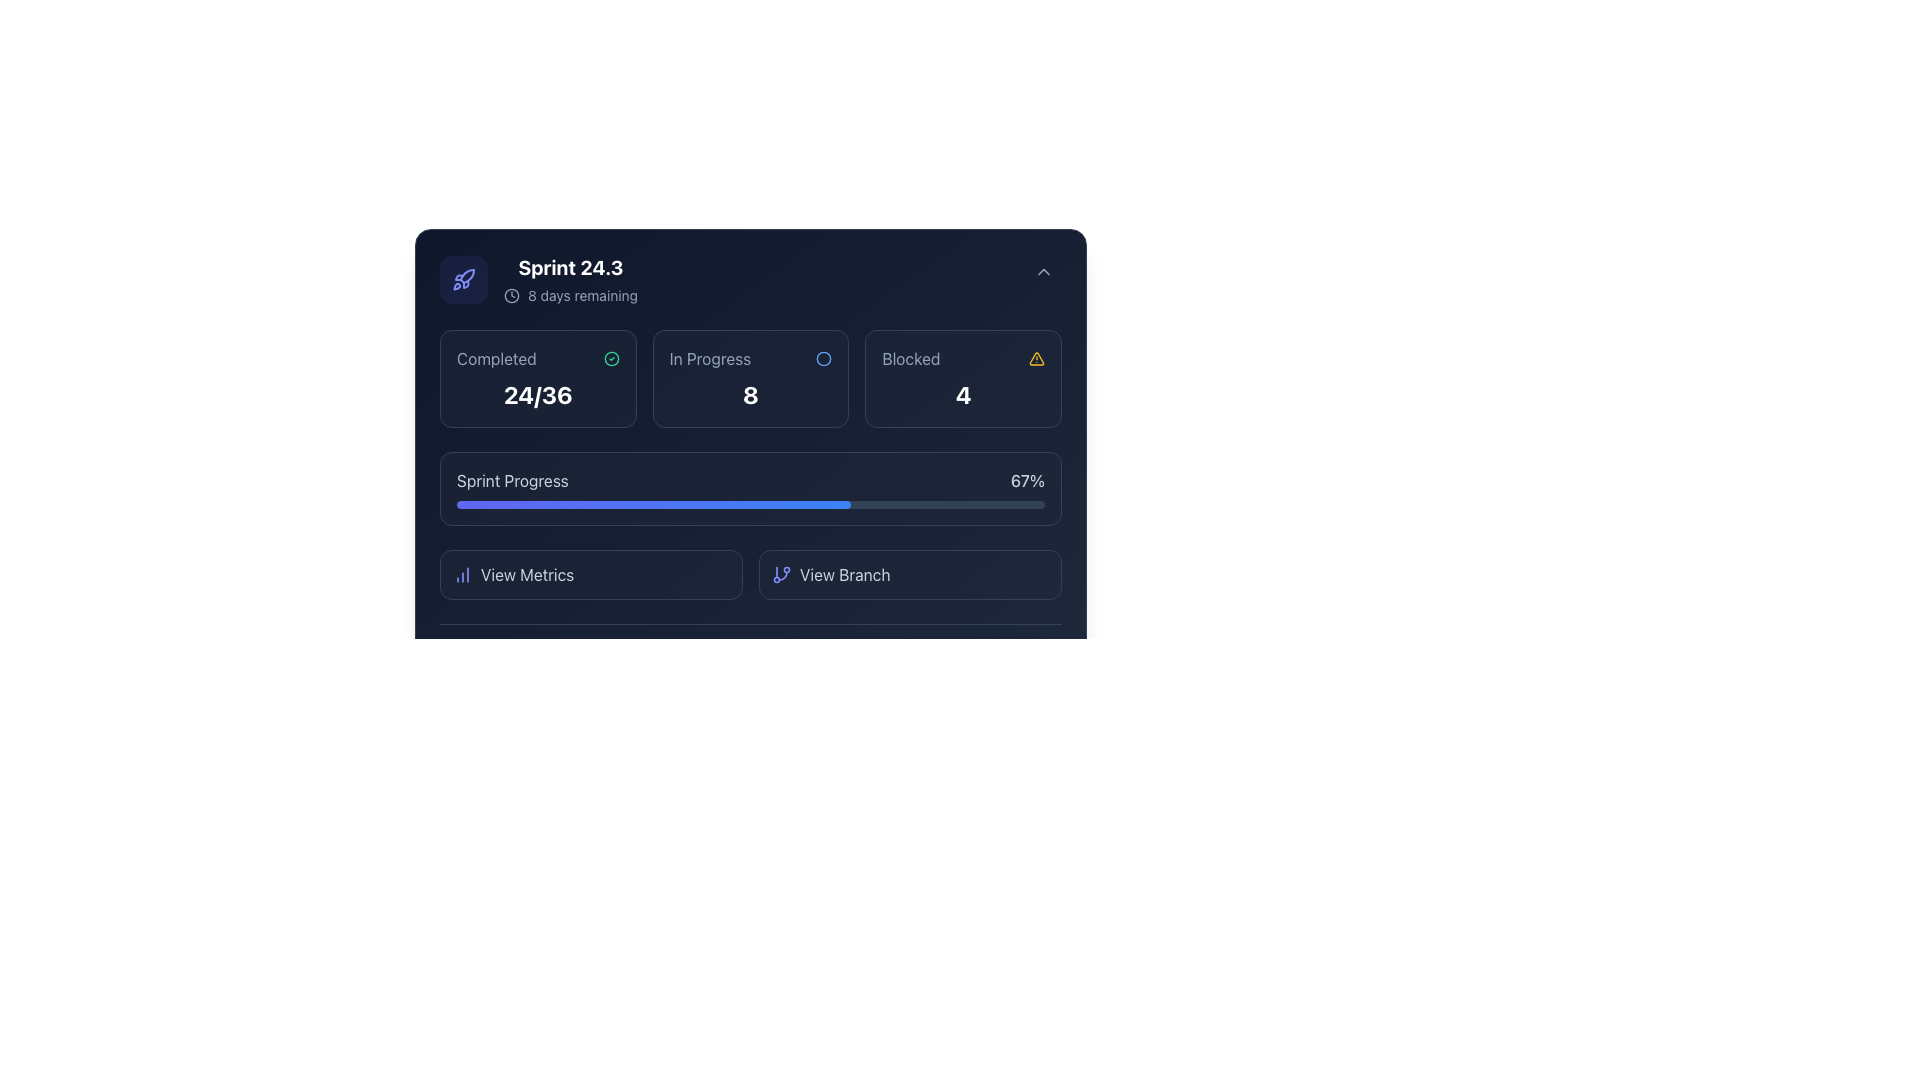 The height and width of the screenshot is (1080, 1920). Describe the element at coordinates (845, 574) in the screenshot. I see `the 'View Branch' text label, which is a light gray label located in the bottom right section of the application interface, next to a branch icon` at that location.